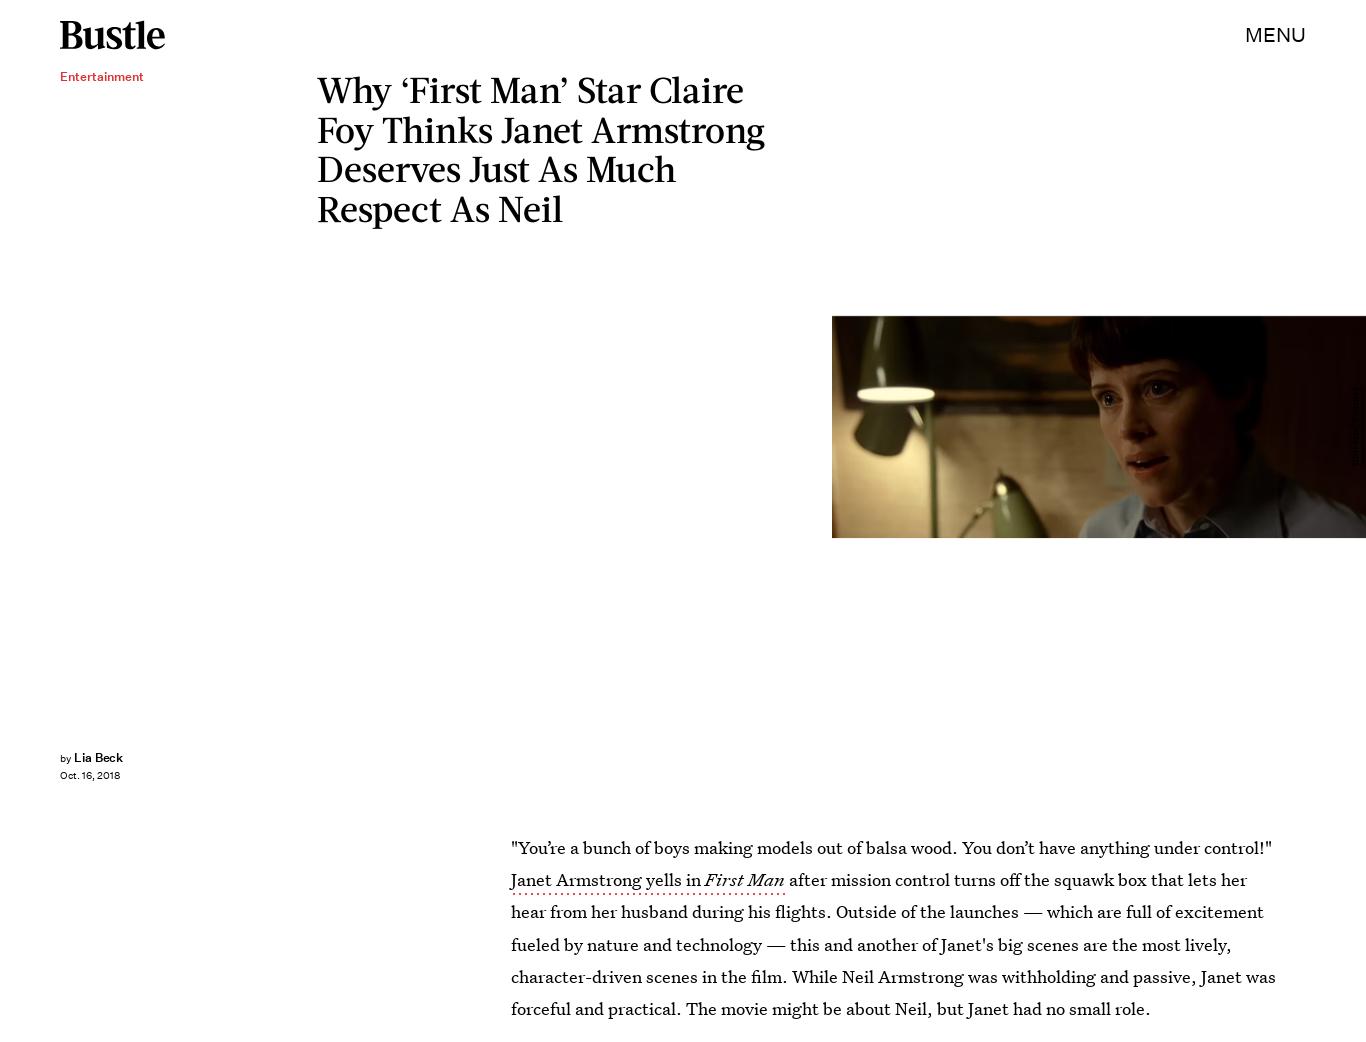 Image resolution: width=1366 pixels, height=1042 pixels. Describe the element at coordinates (745, 878) in the screenshot. I see `'First Man'` at that location.